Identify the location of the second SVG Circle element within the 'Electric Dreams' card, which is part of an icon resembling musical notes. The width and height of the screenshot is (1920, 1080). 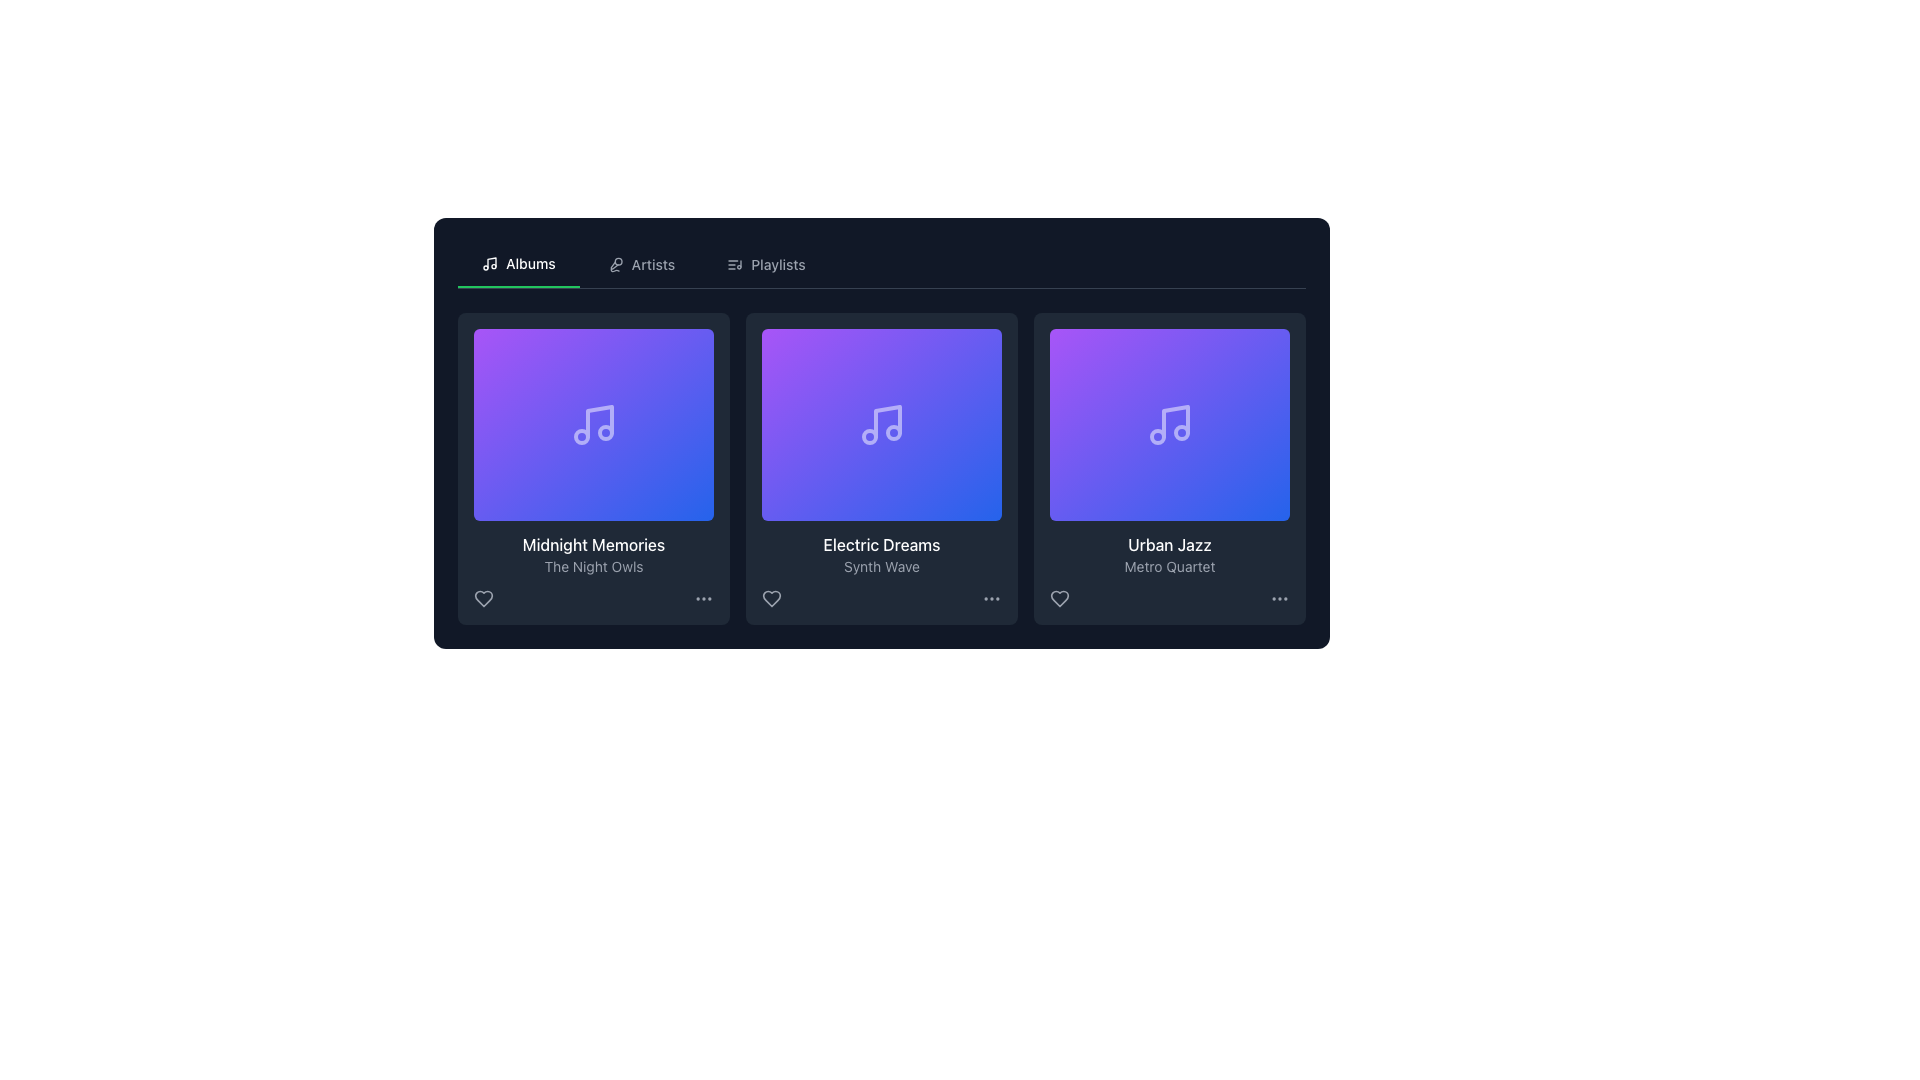
(892, 431).